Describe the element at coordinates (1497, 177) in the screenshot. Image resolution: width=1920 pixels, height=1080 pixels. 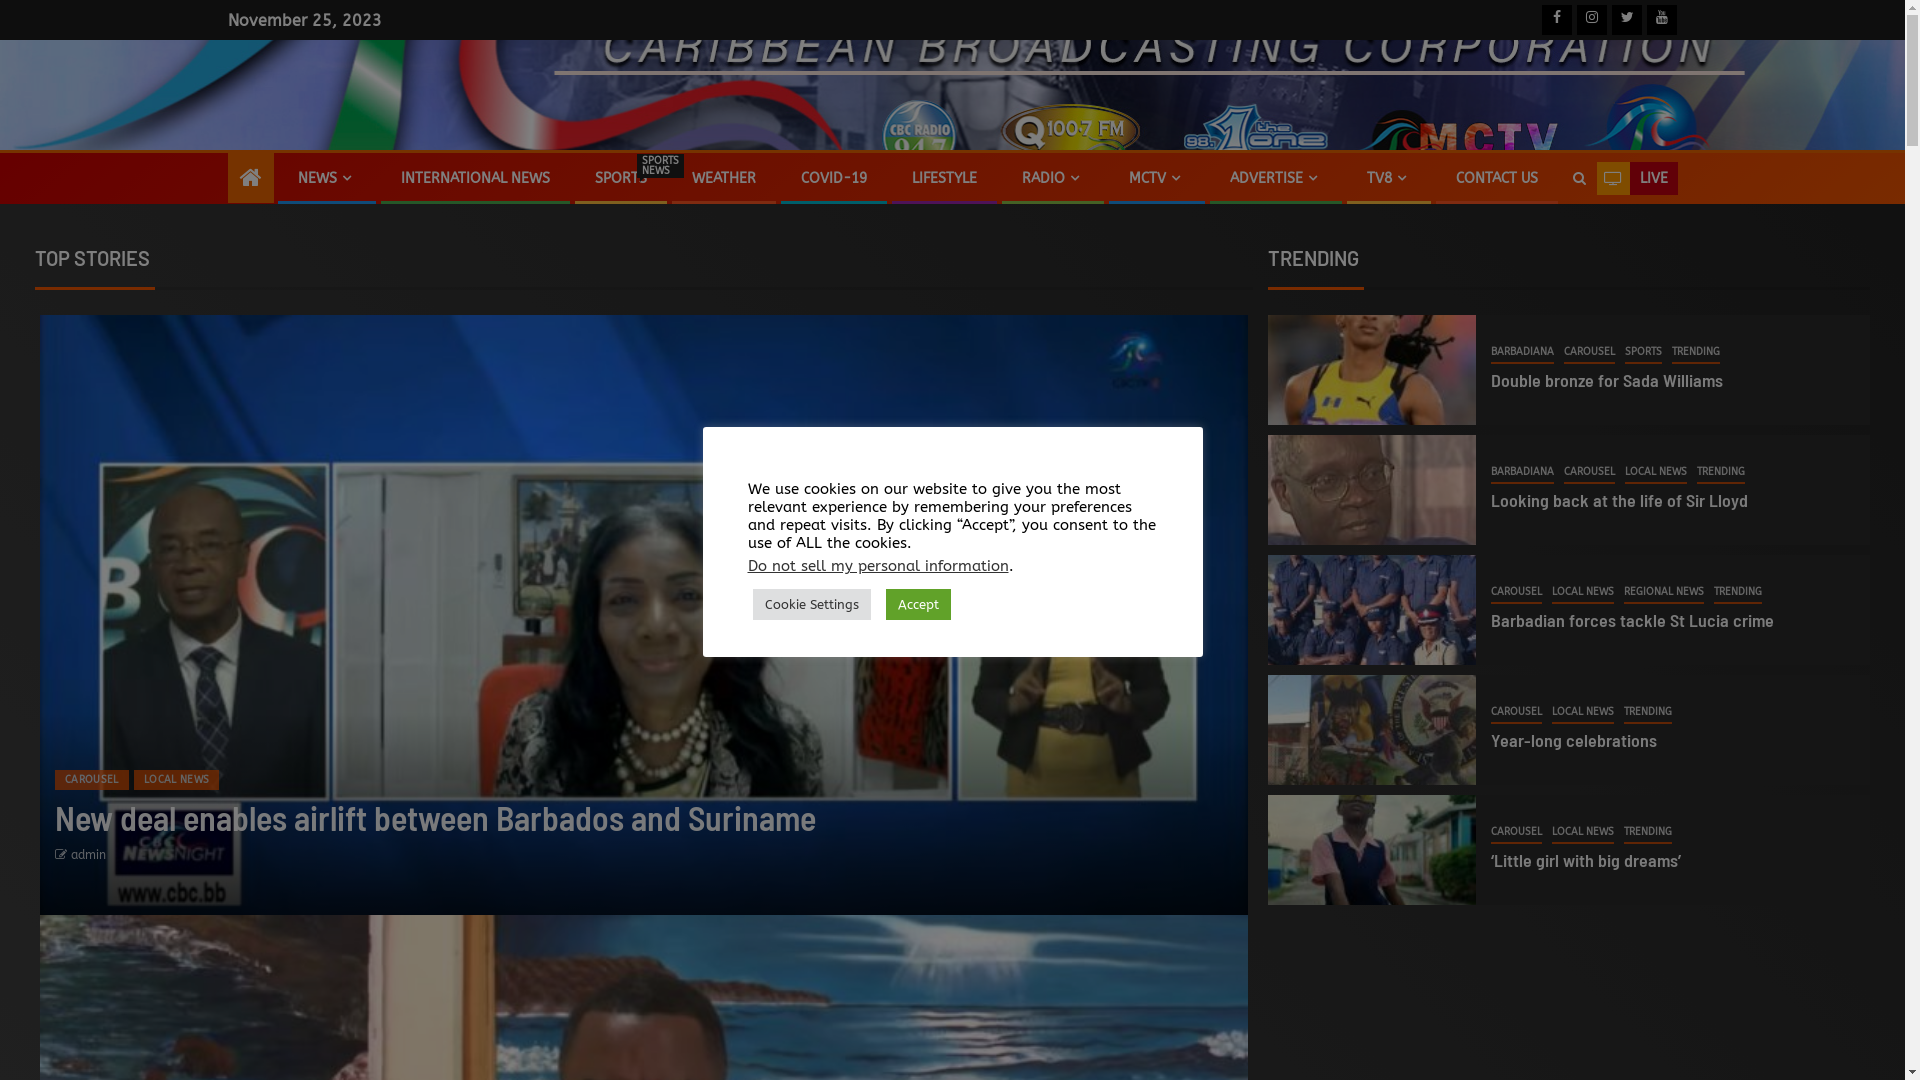
I see `'CONTACT US'` at that location.